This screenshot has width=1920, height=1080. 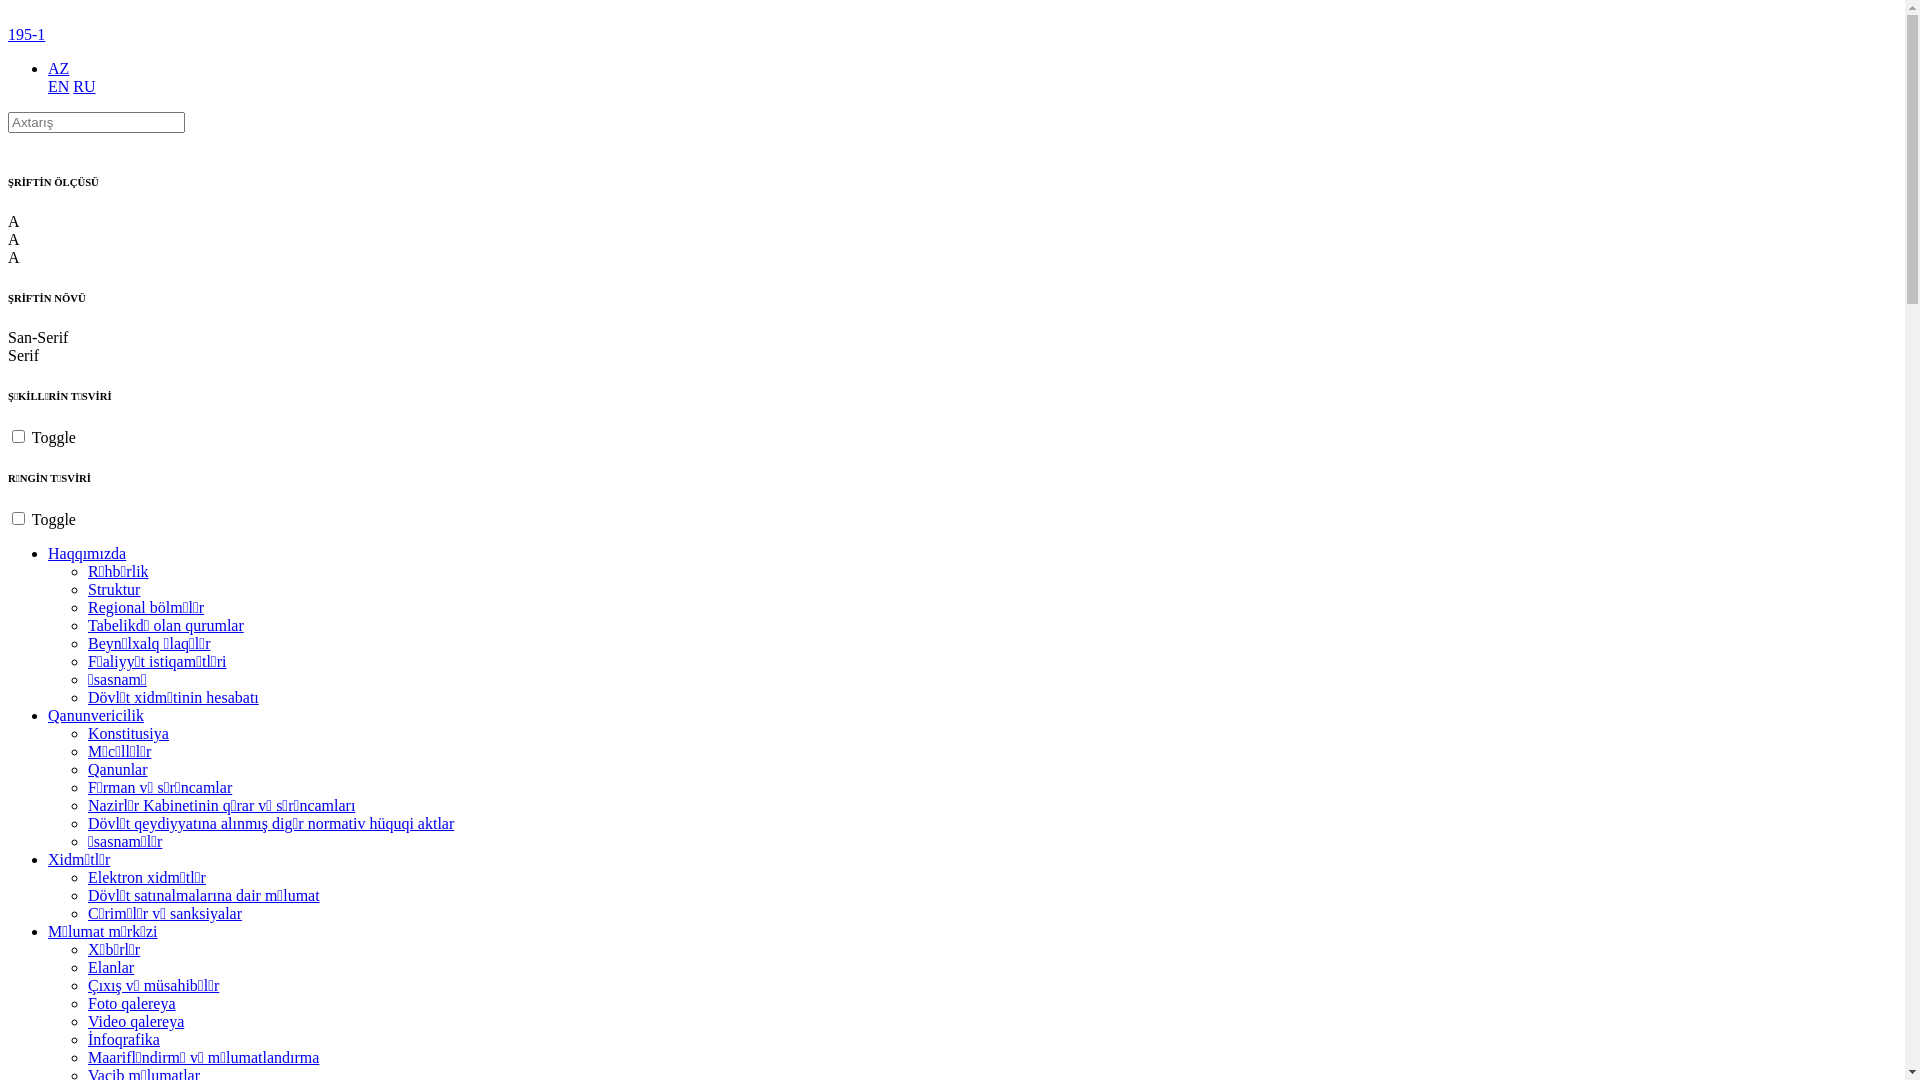 I want to click on 'Konstitusiya', so click(x=86, y=733).